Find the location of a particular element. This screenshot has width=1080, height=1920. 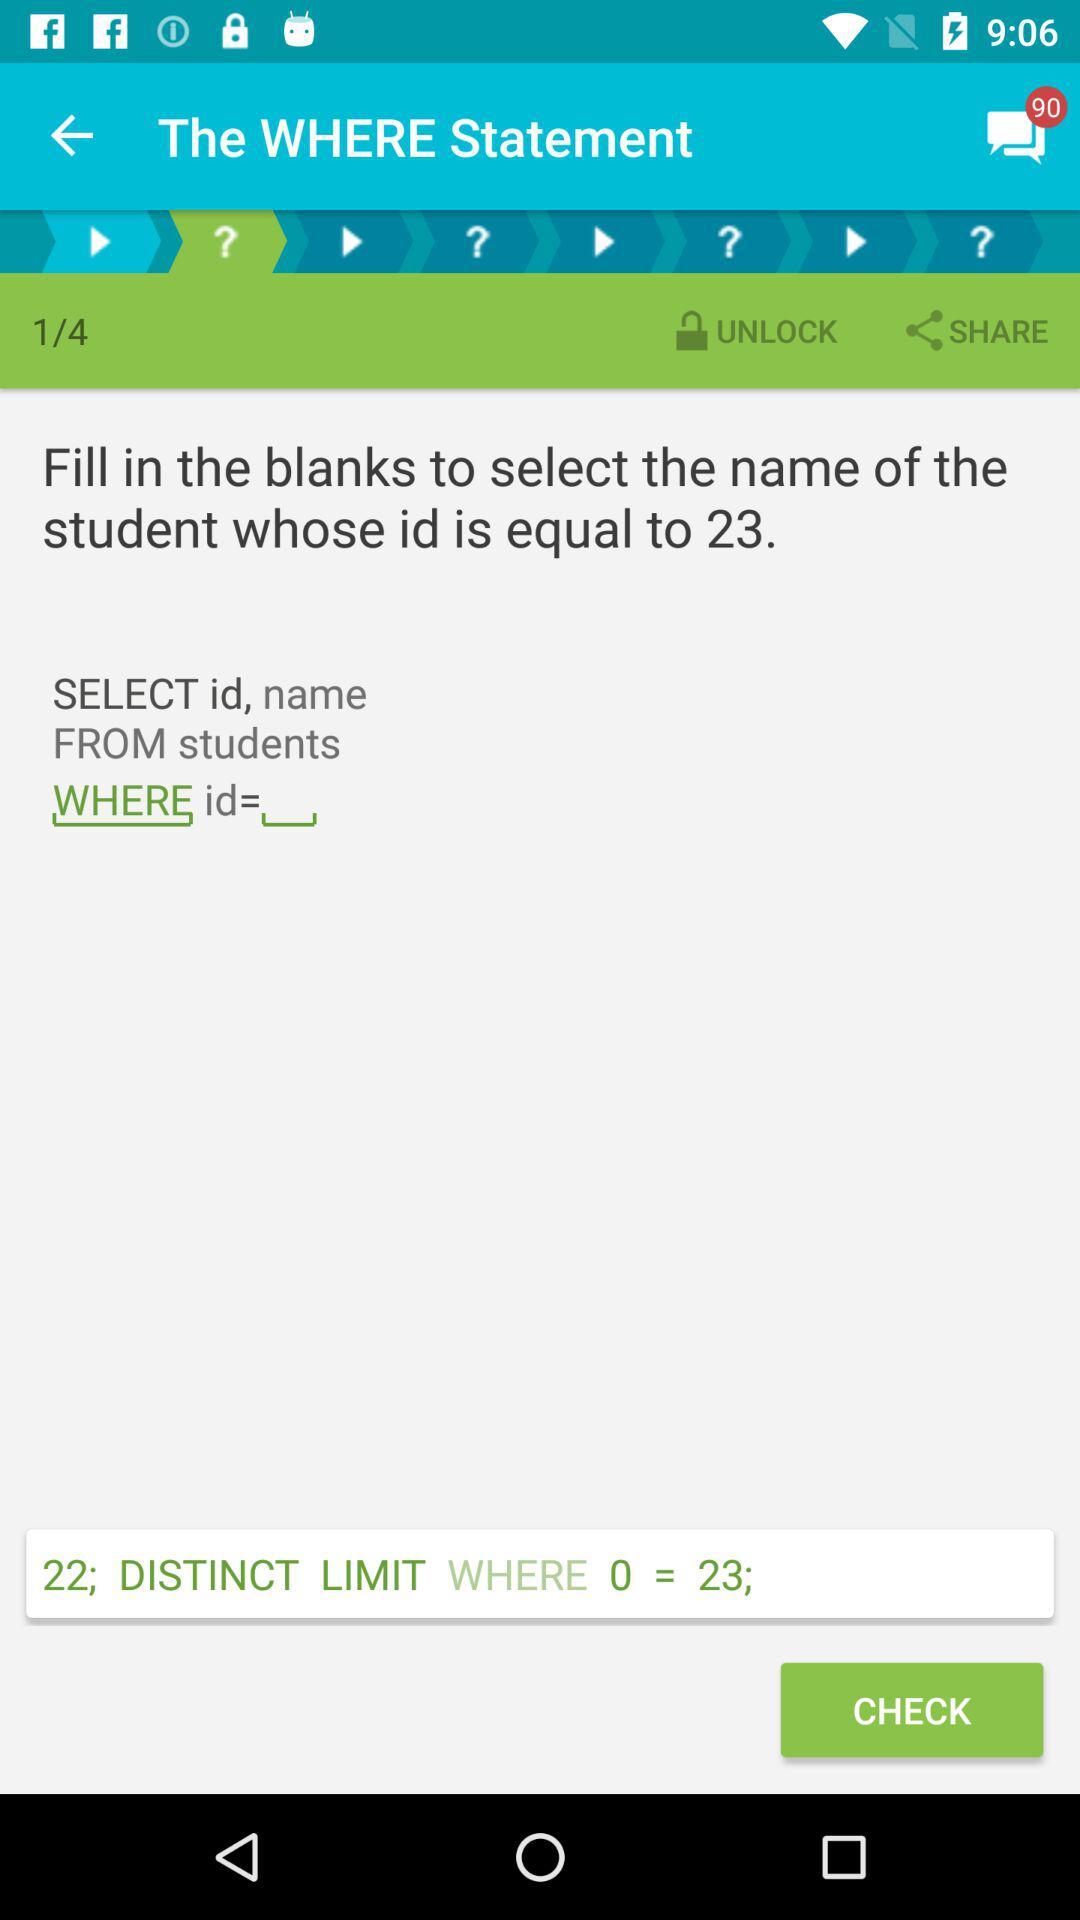

the icon above fill in the icon is located at coordinates (973, 330).